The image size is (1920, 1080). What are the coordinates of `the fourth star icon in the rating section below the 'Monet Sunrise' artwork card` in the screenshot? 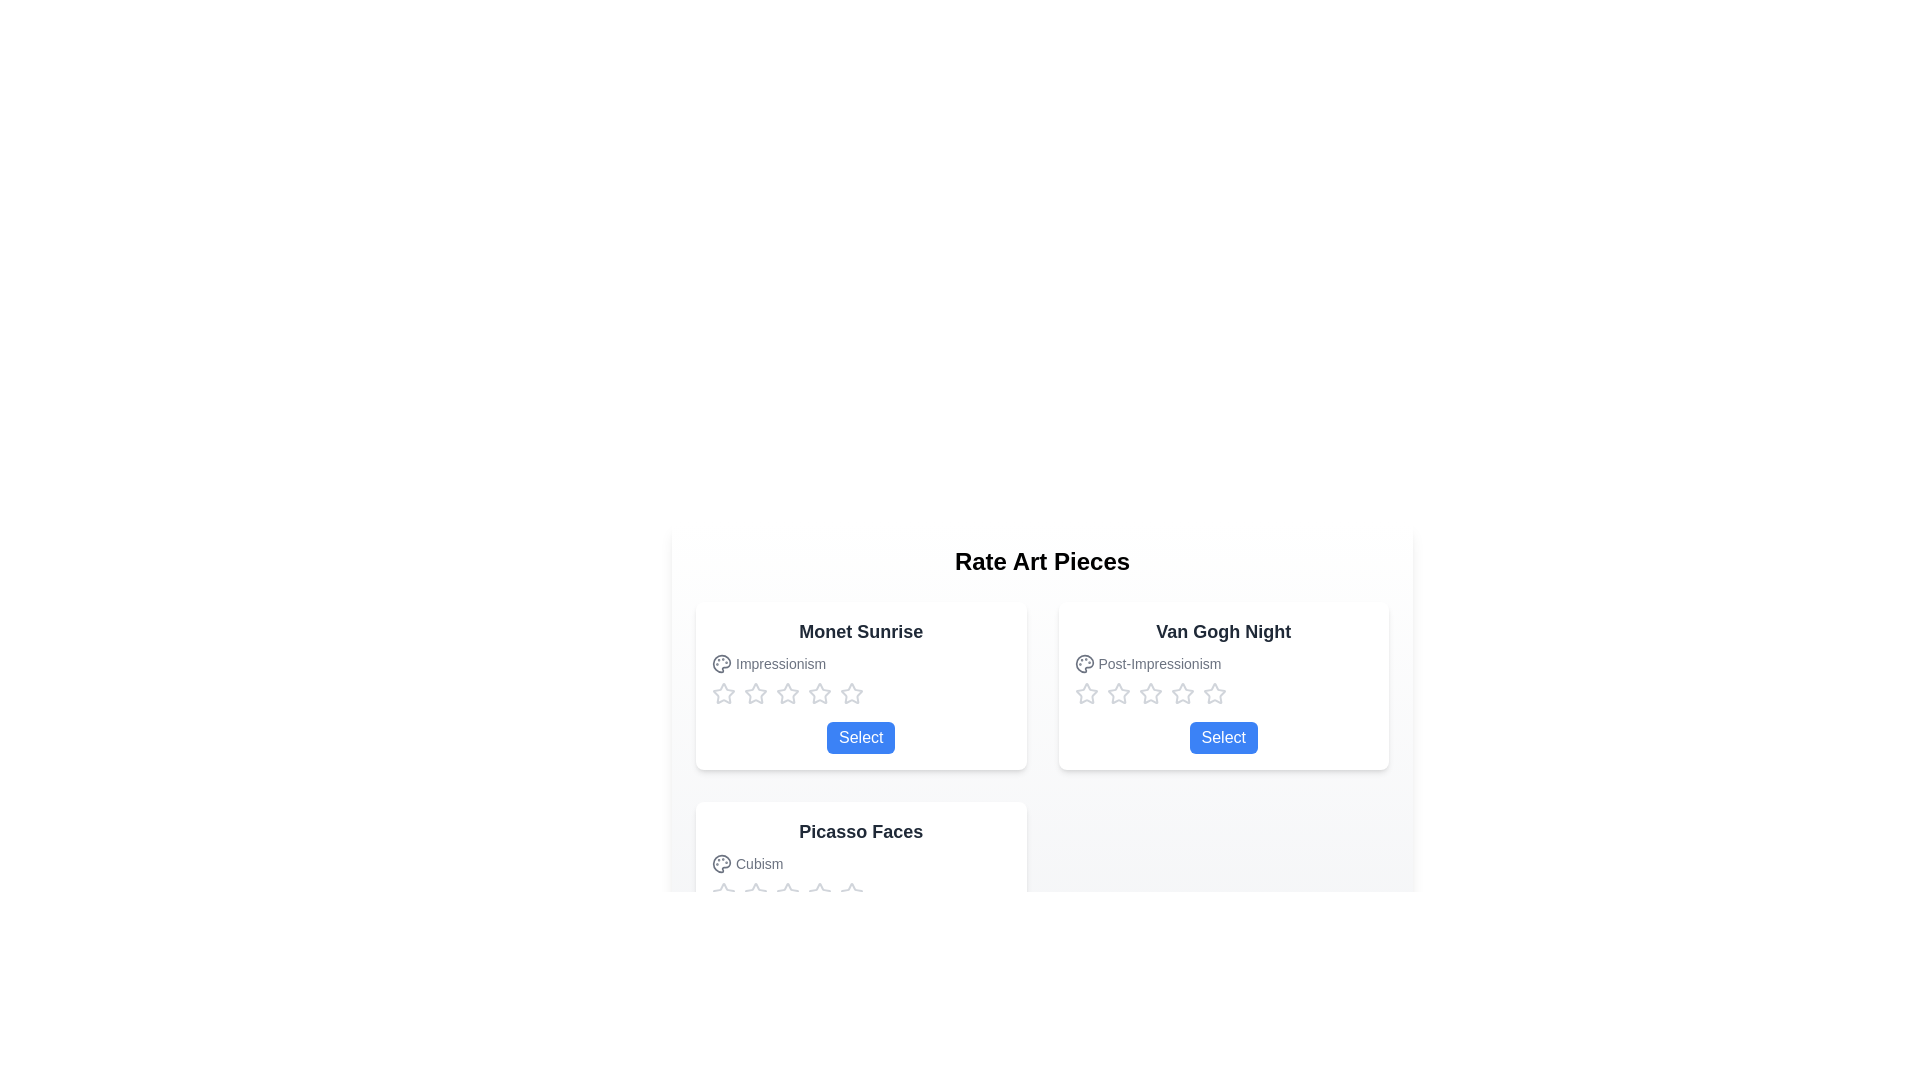 It's located at (851, 692).